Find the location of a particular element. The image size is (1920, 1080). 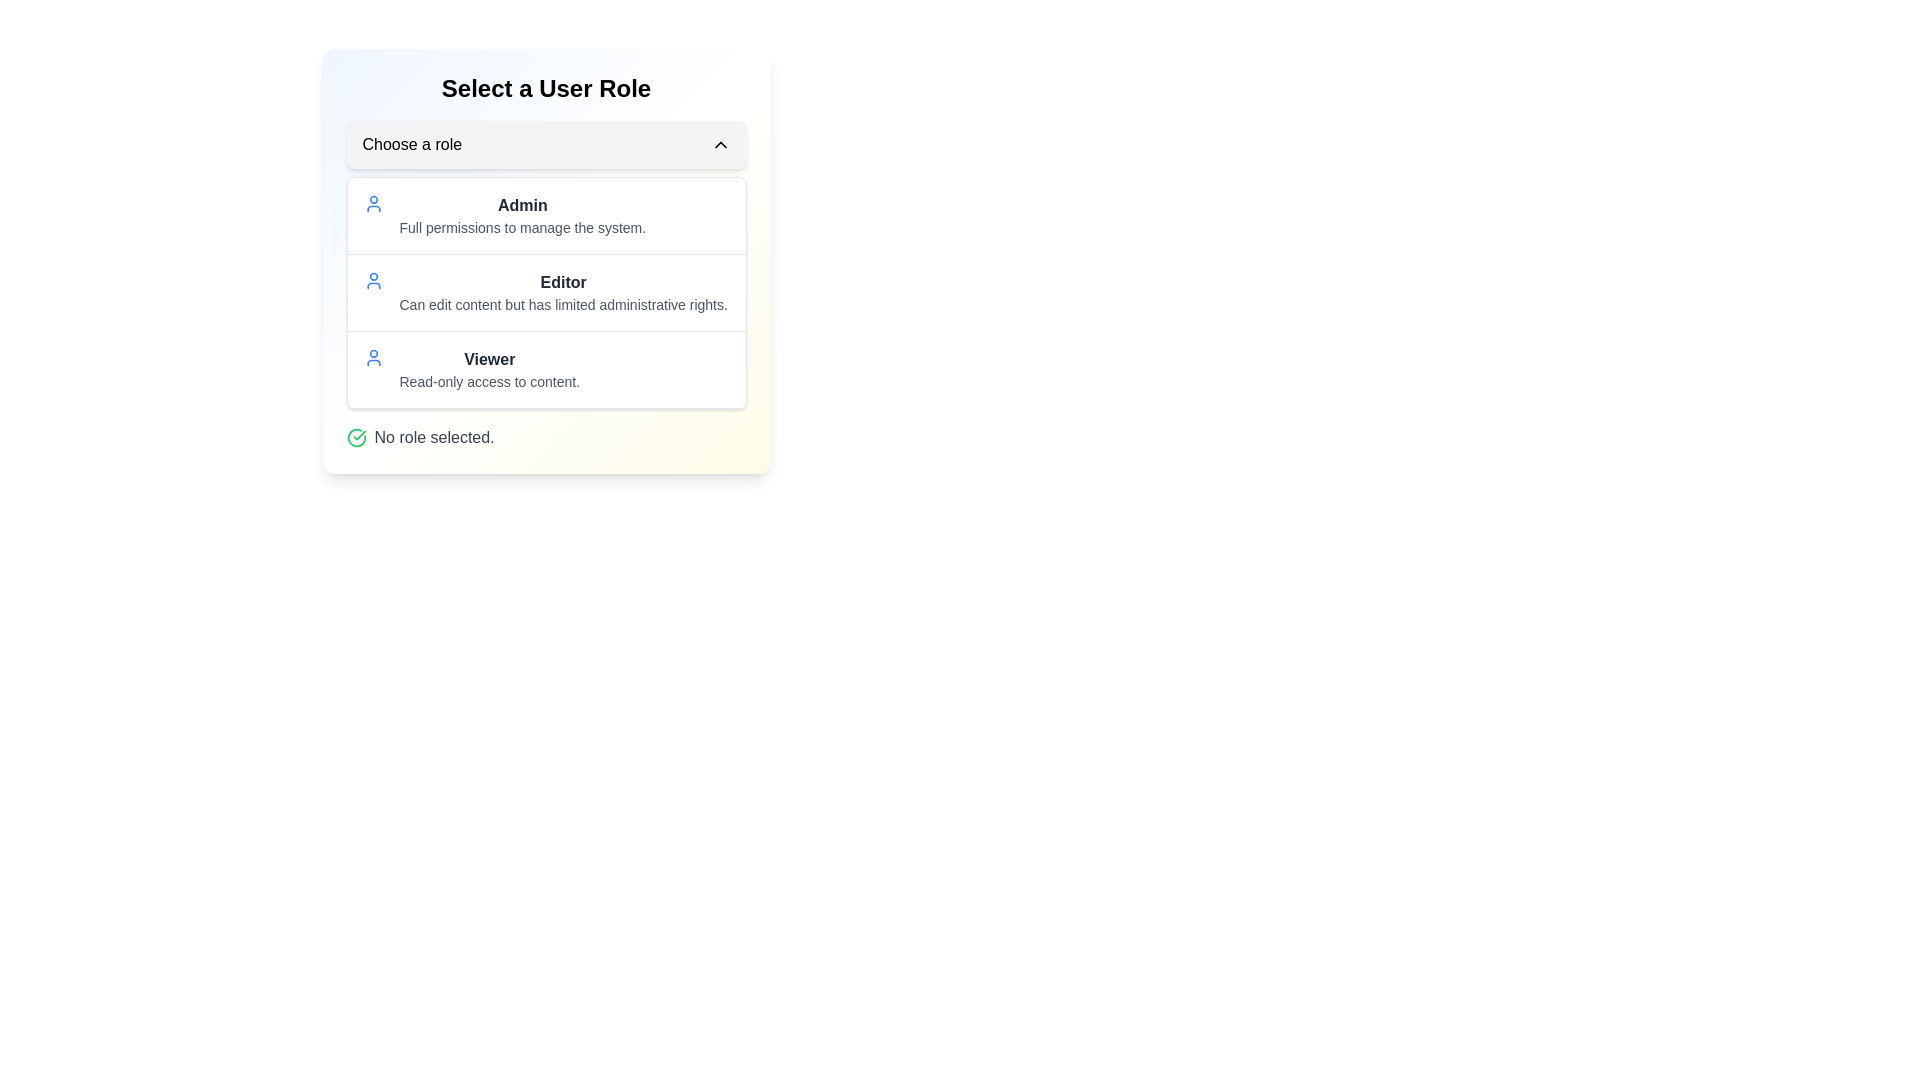

the 'Admin' role icon, which is the first visible user icon in the list of roles, located to the left of the text 'Admin' is located at coordinates (373, 204).